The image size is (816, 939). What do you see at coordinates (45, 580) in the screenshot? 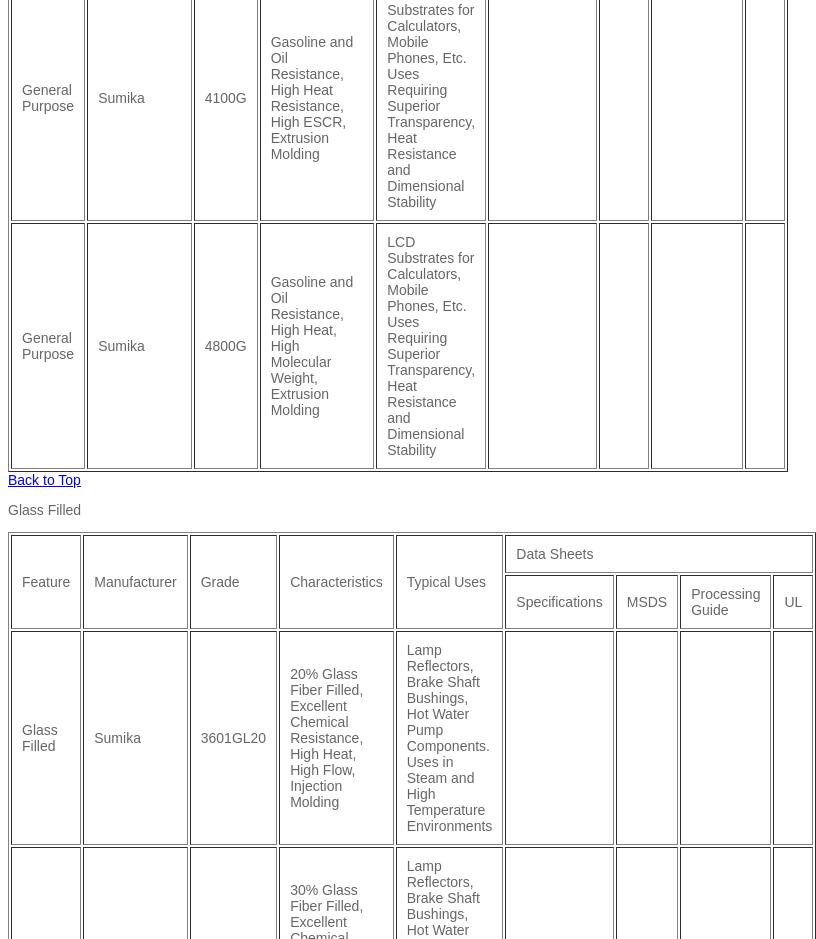
I see `'Feature'` at bounding box center [45, 580].